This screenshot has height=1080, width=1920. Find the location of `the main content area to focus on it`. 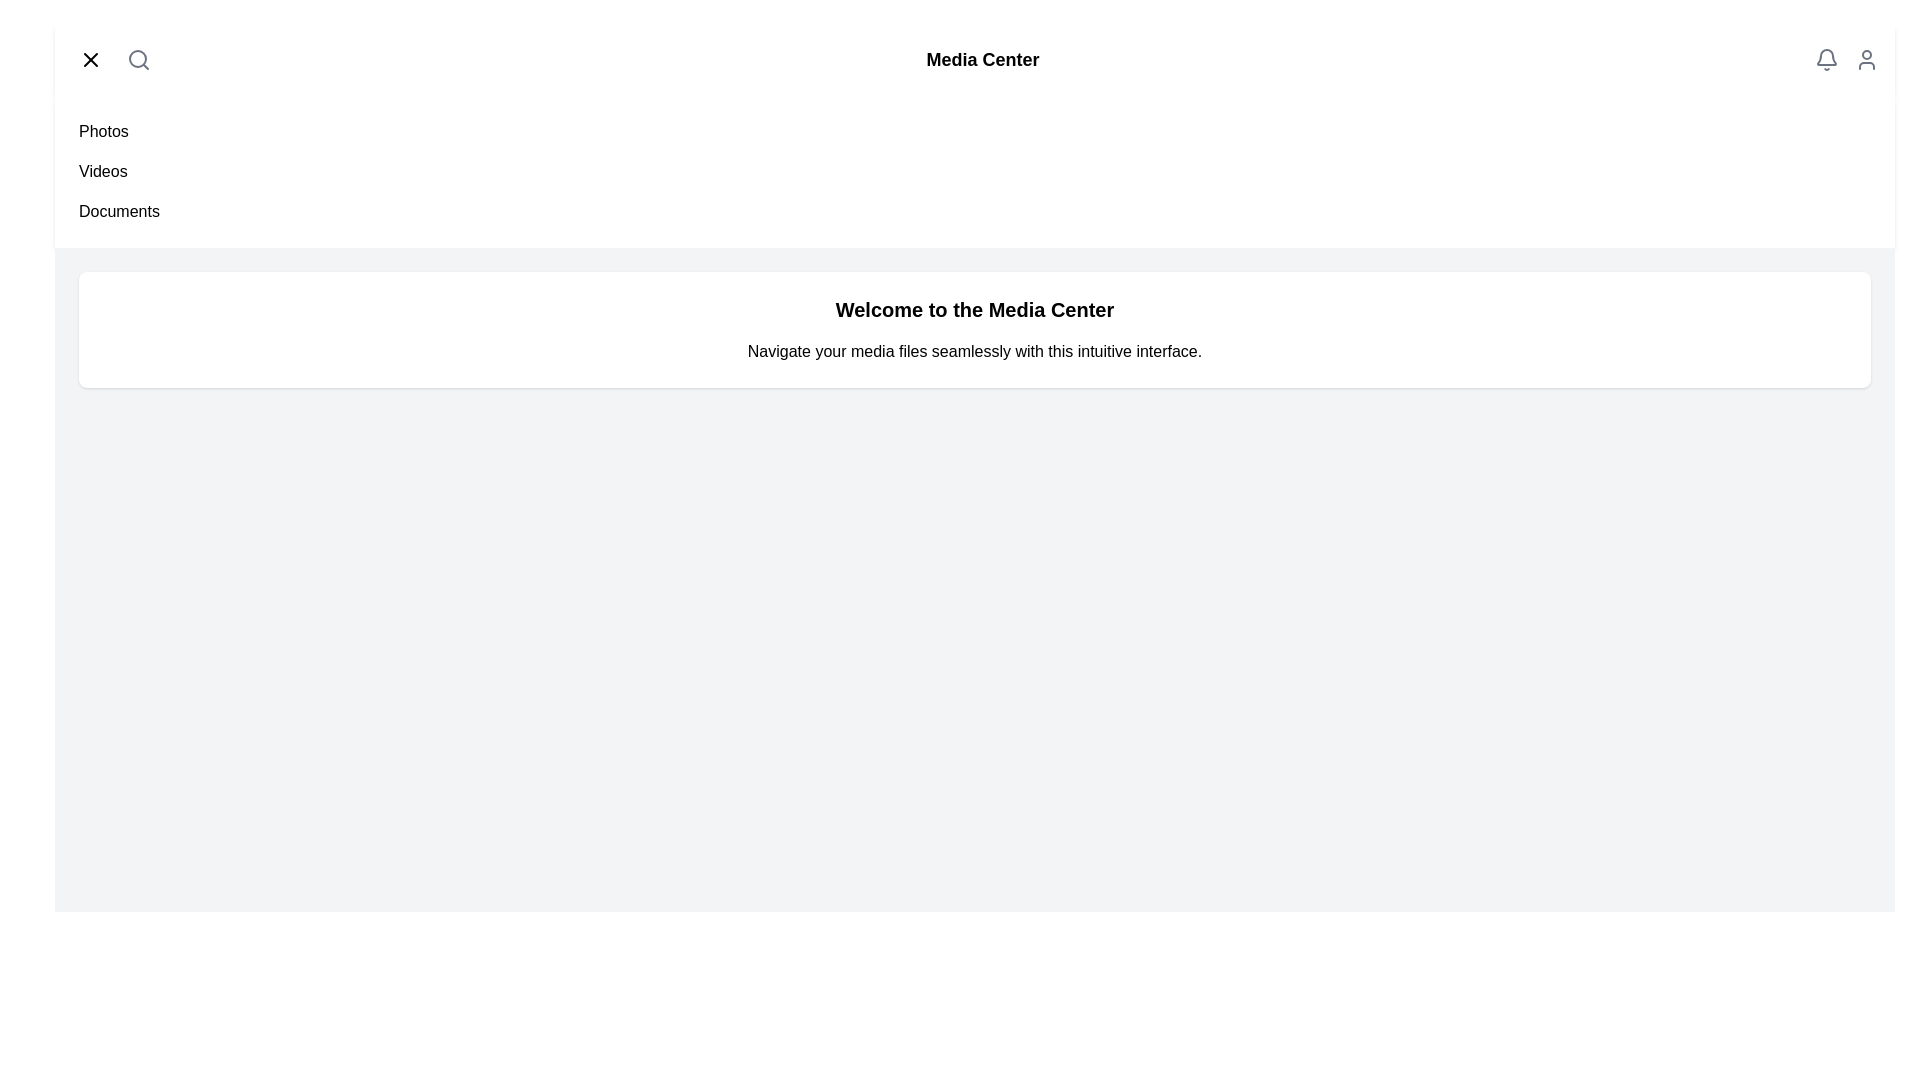

the main content area to focus on it is located at coordinates (974, 329).